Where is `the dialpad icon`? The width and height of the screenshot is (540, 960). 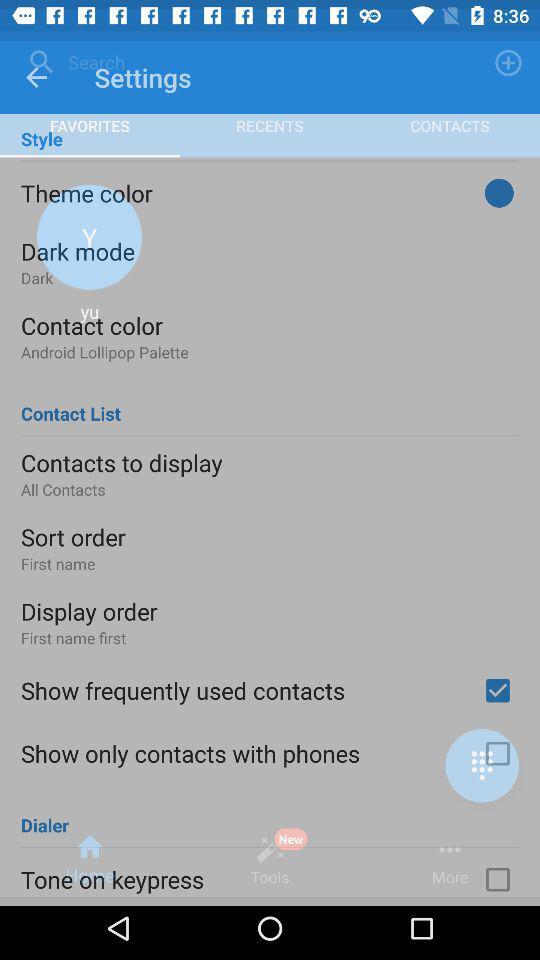
the dialpad icon is located at coordinates (481, 764).